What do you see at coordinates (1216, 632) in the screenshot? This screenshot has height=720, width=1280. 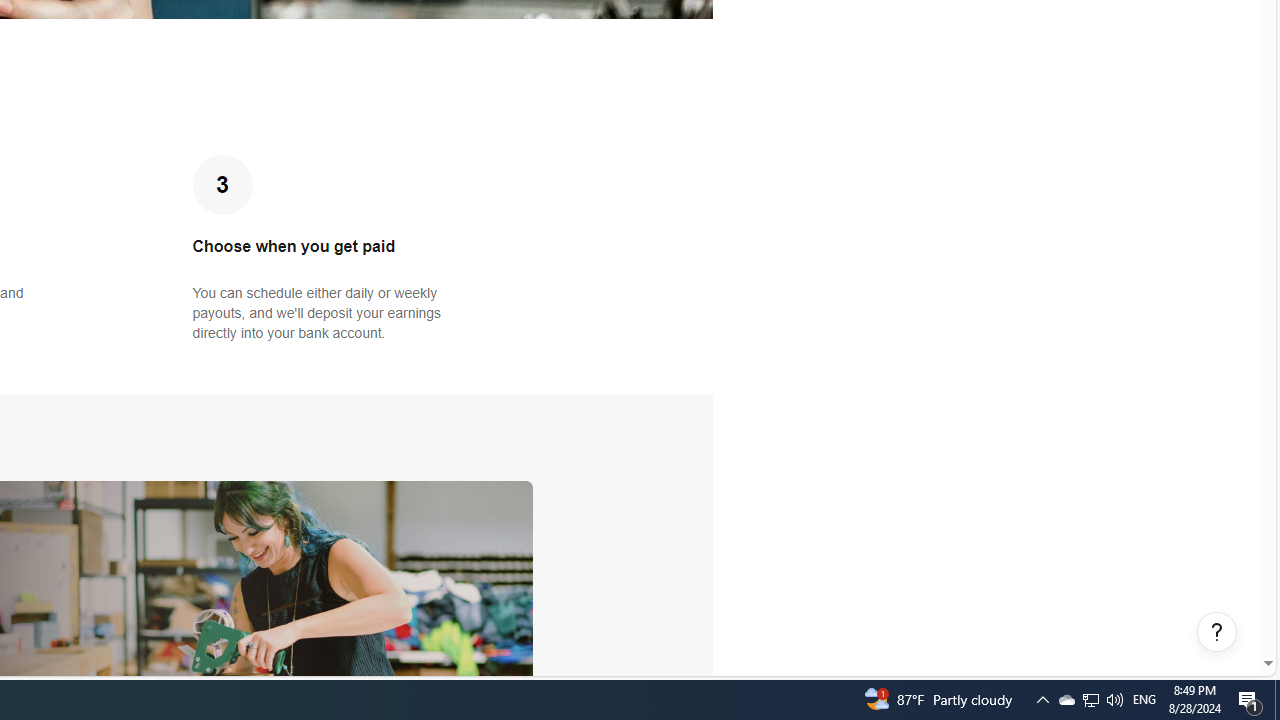 I see `'Help, opens dialogs'` at bounding box center [1216, 632].